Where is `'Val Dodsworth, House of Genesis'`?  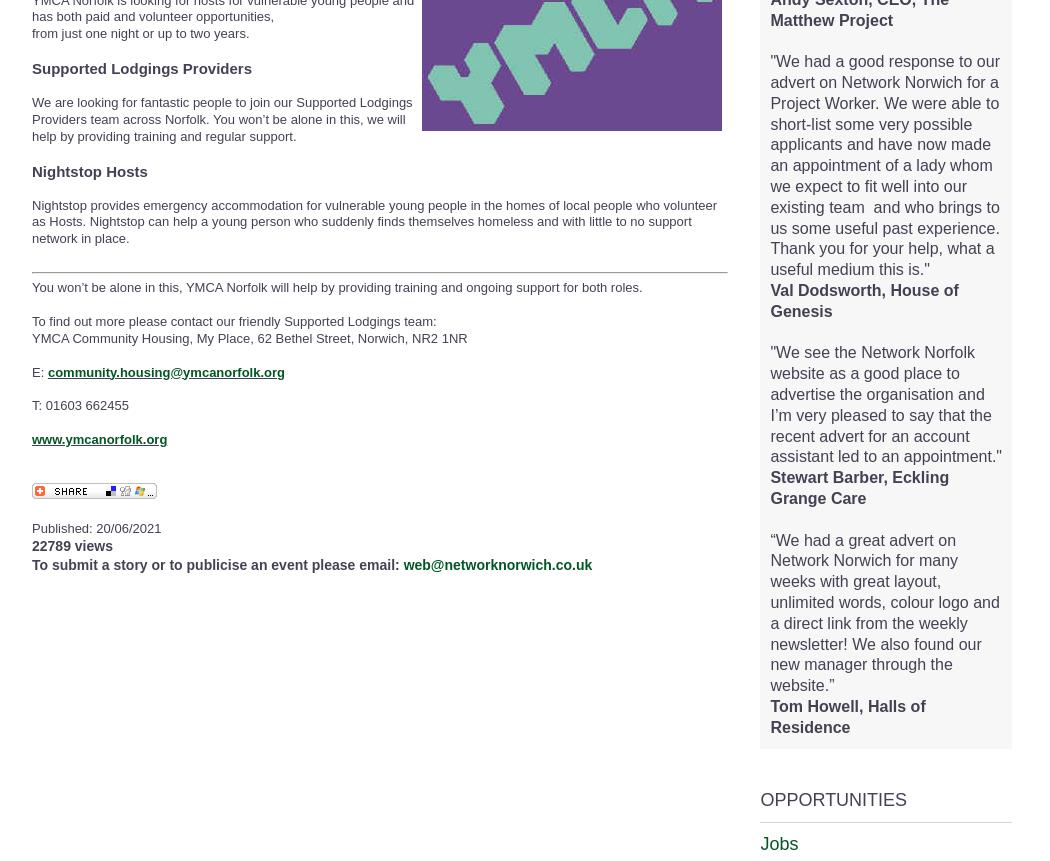 'Val Dodsworth, House of Genesis' is located at coordinates (863, 300).